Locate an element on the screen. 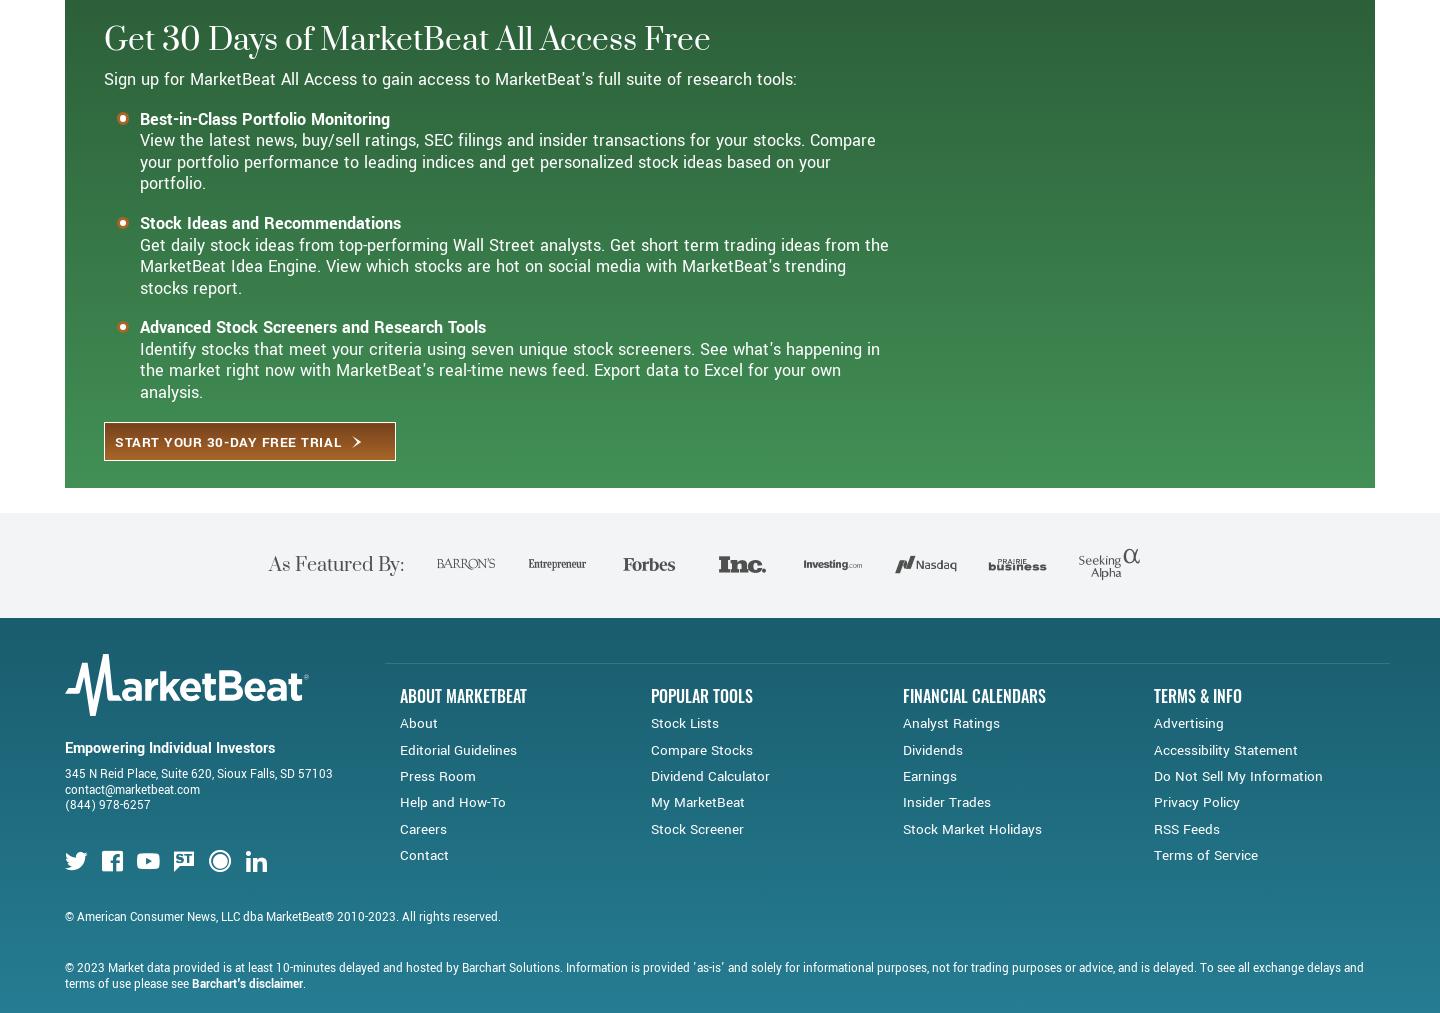  'Get daily stock ideas from top-performing Wall Street analysts. Get short term trading ideas from the MarketBeat Idea Engine. View which stocks are hot on social media with MarketBeat's trending stocks report.' is located at coordinates (513, 338).